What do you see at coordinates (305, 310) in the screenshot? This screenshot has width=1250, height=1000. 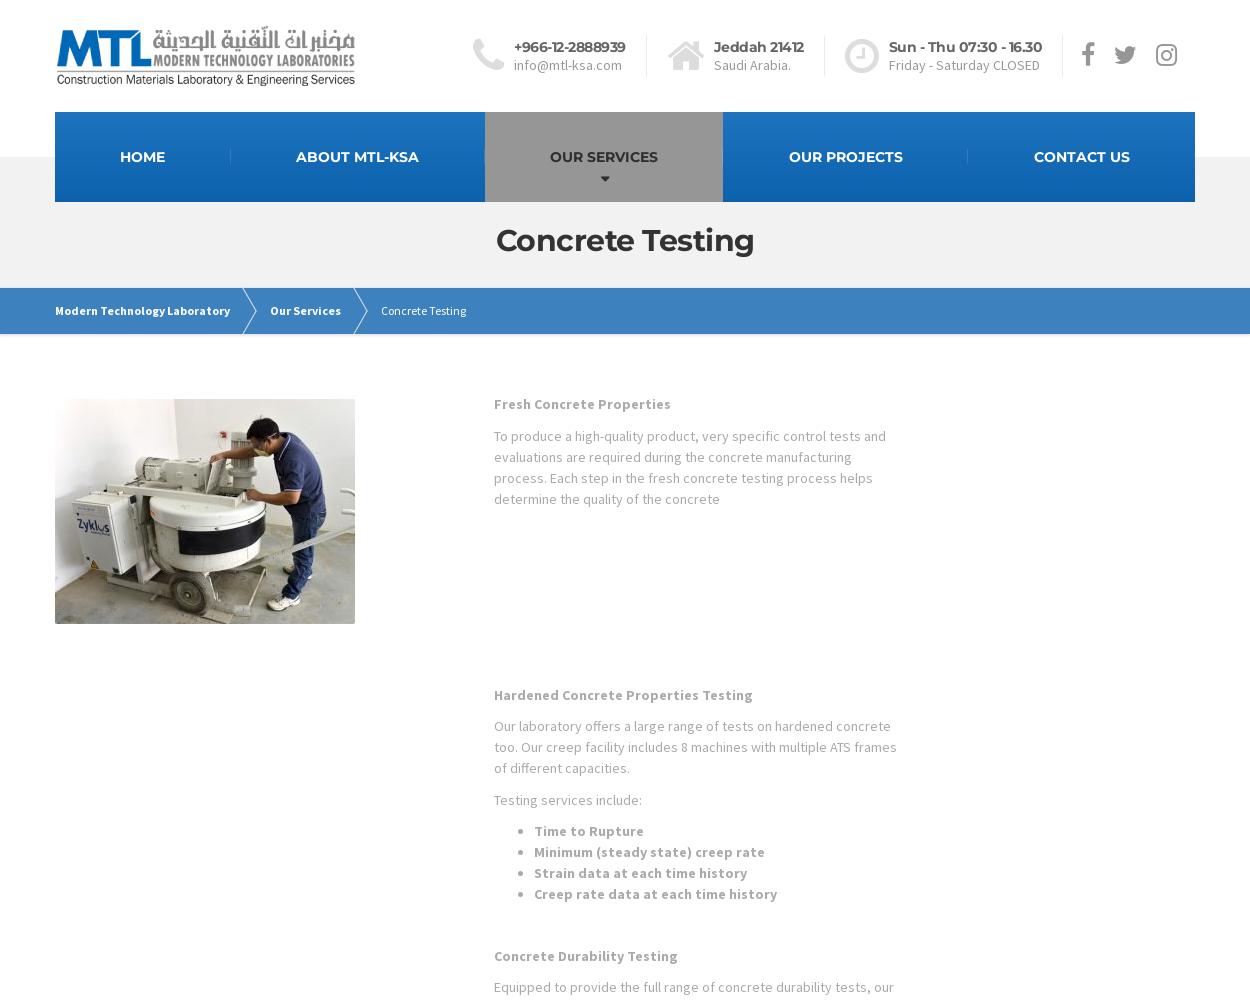 I see `'Our Services'` at bounding box center [305, 310].